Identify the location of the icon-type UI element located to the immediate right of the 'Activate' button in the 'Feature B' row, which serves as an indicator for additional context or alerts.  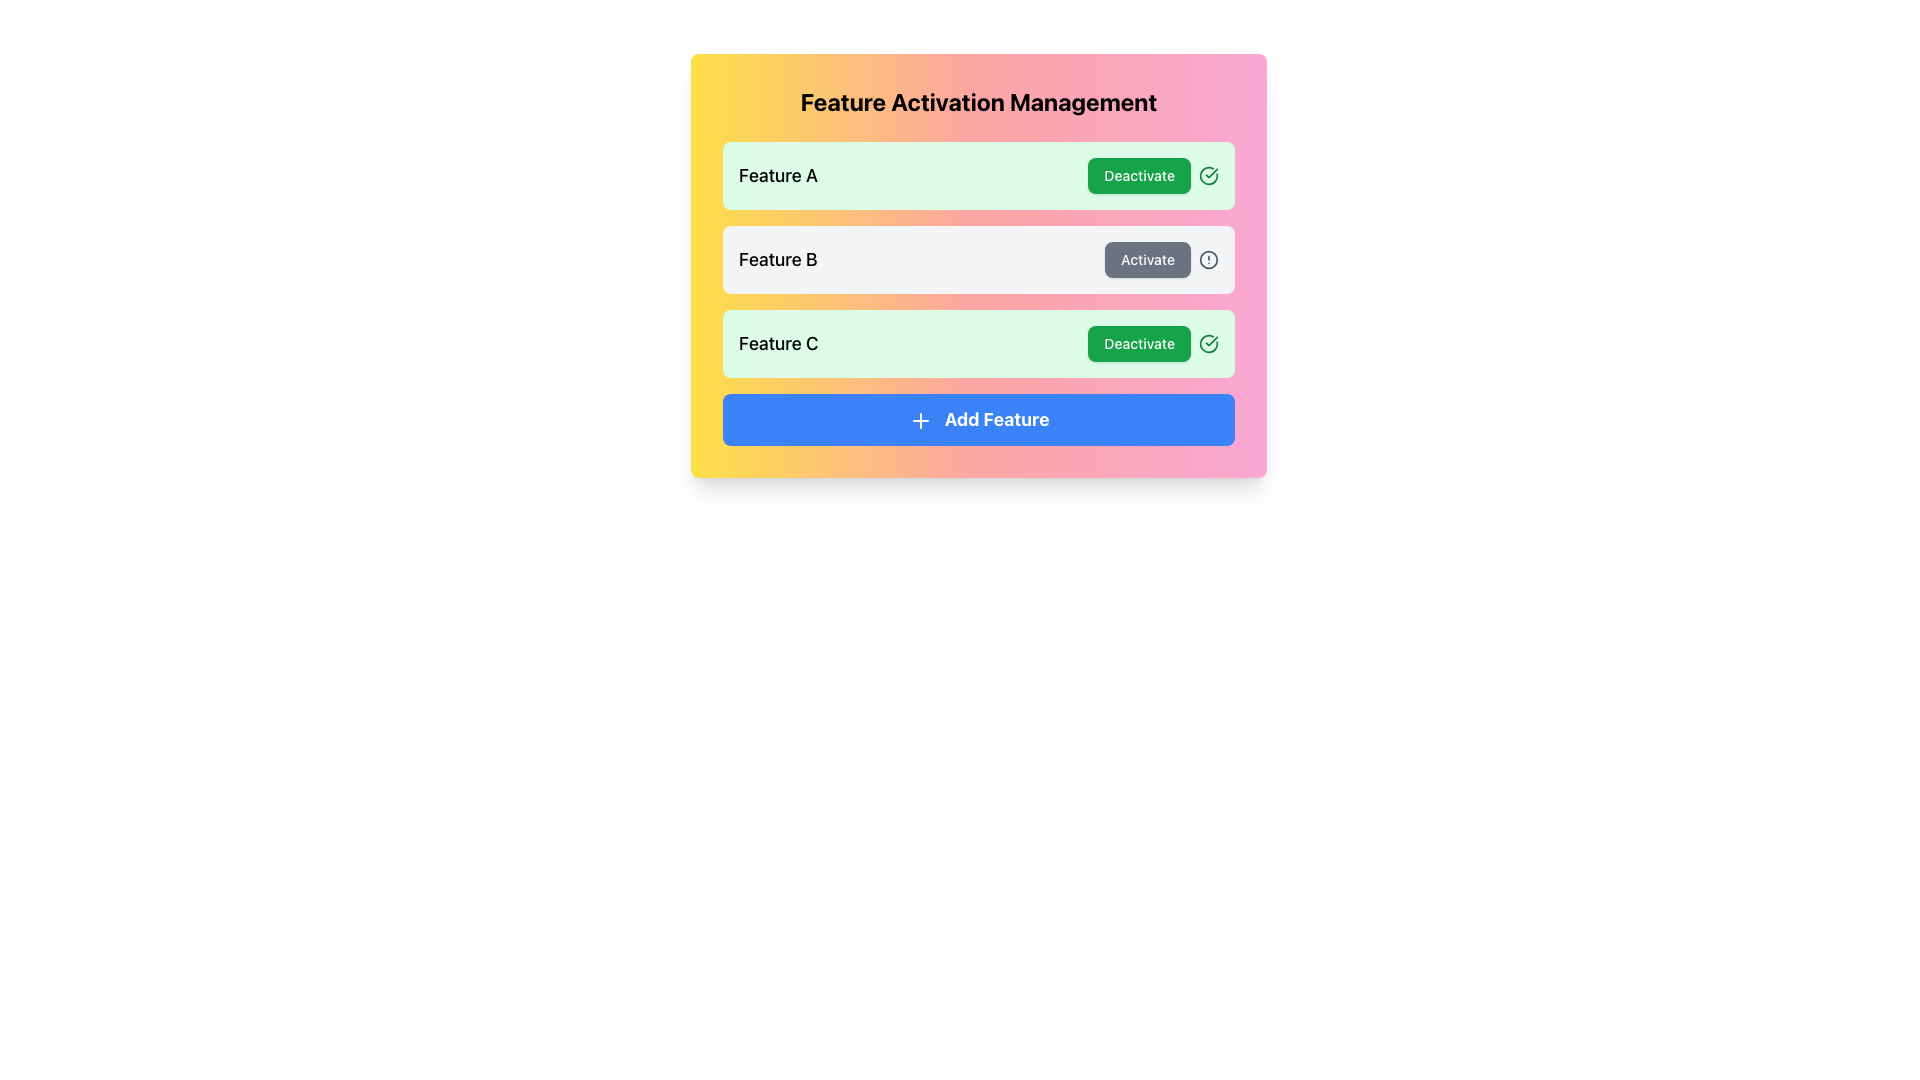
(1208, 258).